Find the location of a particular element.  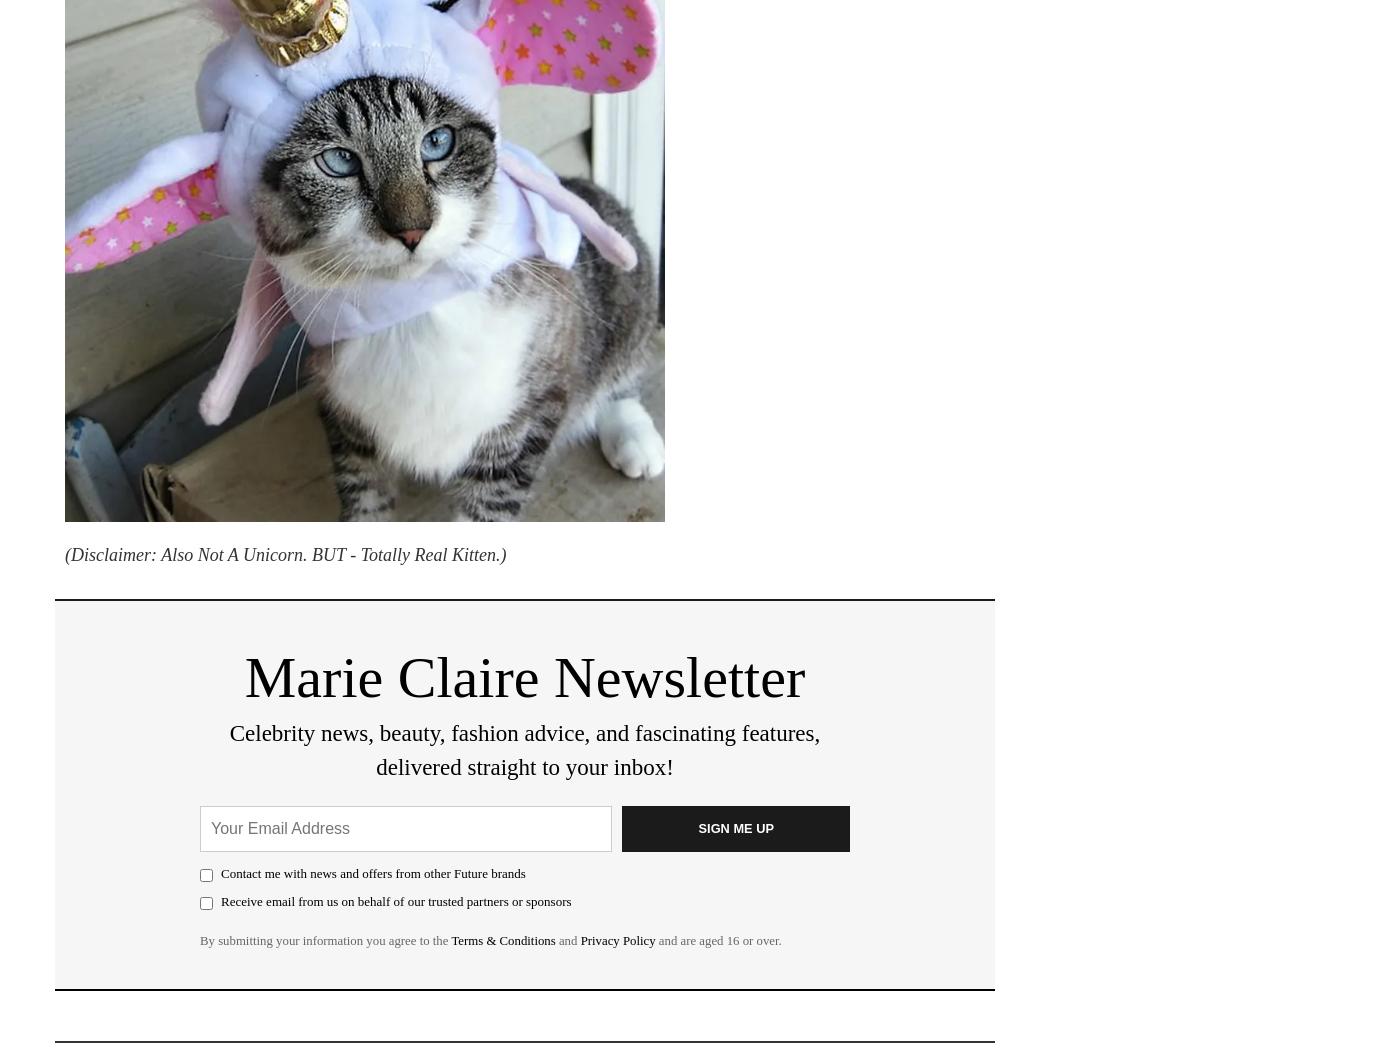

'Marie Claire Newsletter' is located at coordinates (524, 676).